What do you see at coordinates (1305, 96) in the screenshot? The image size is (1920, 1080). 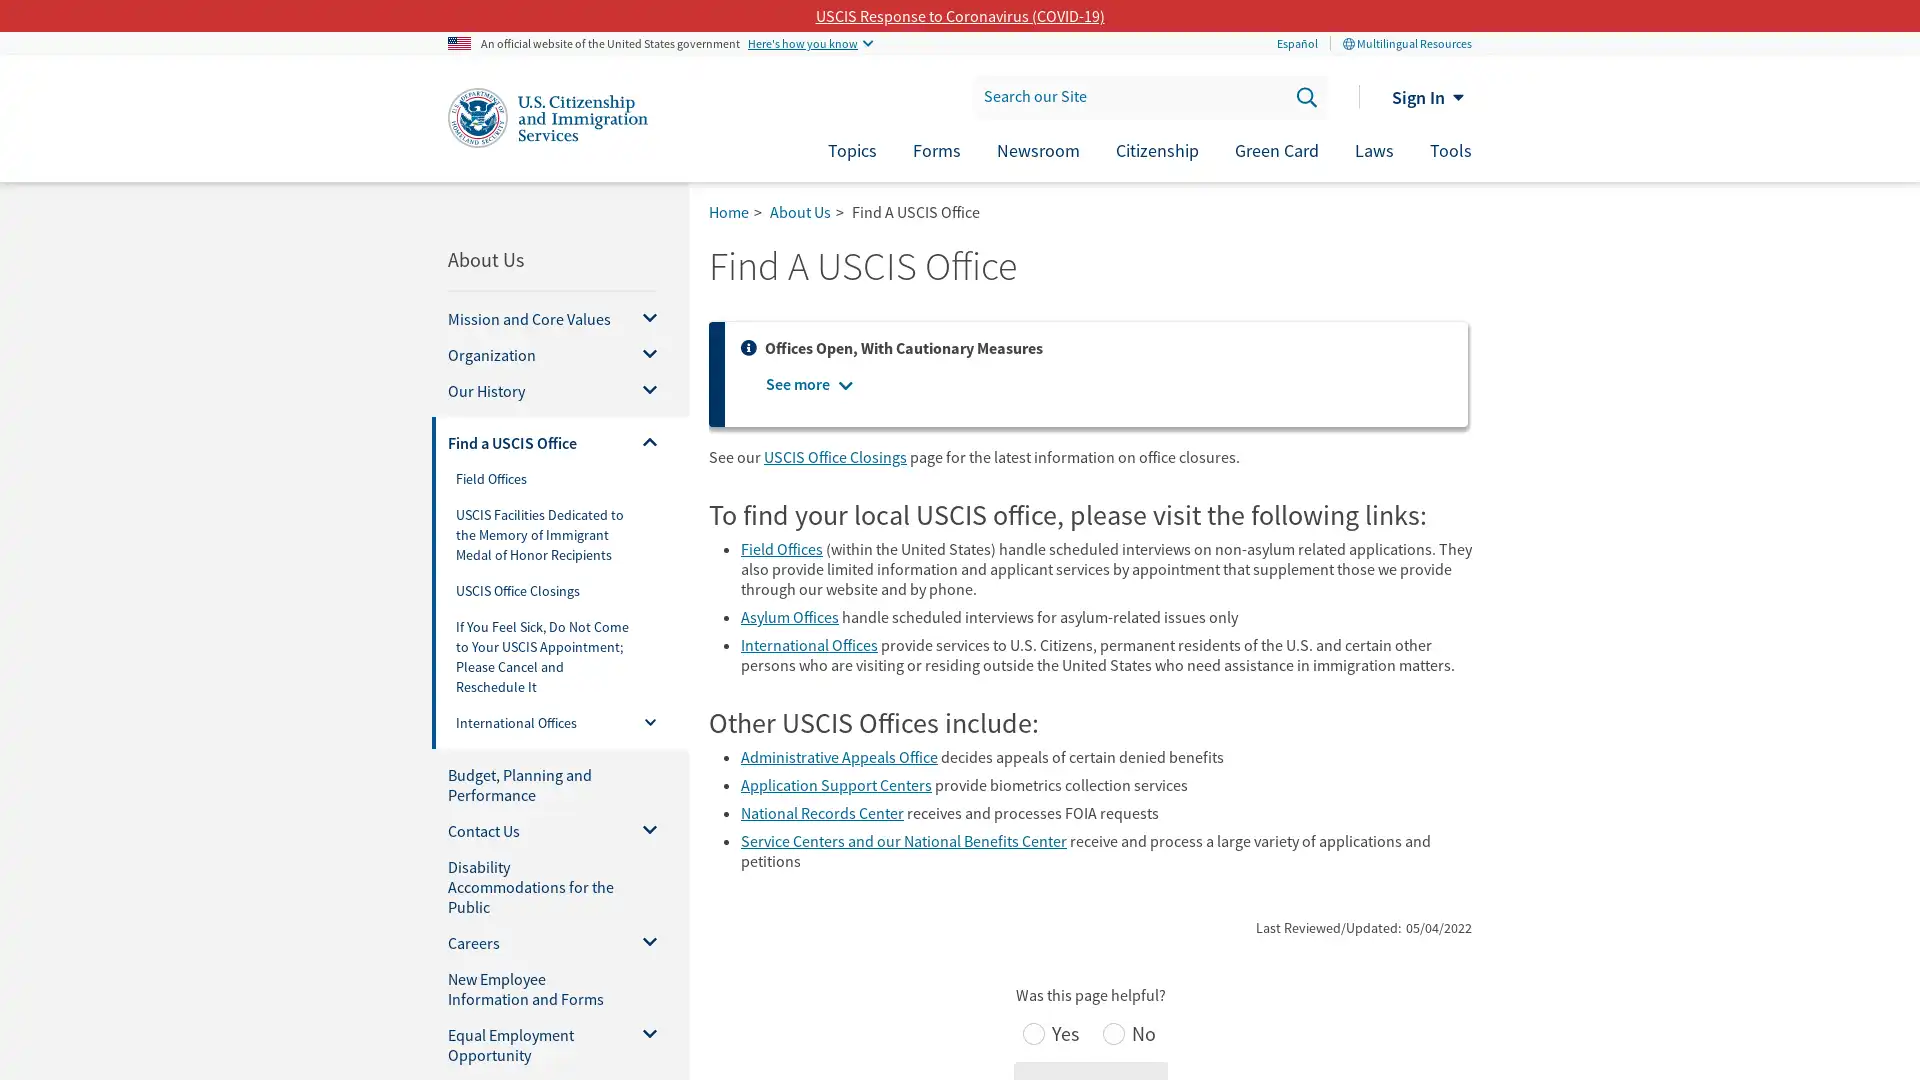 I see `Search` at bounding box center [1305, 96].